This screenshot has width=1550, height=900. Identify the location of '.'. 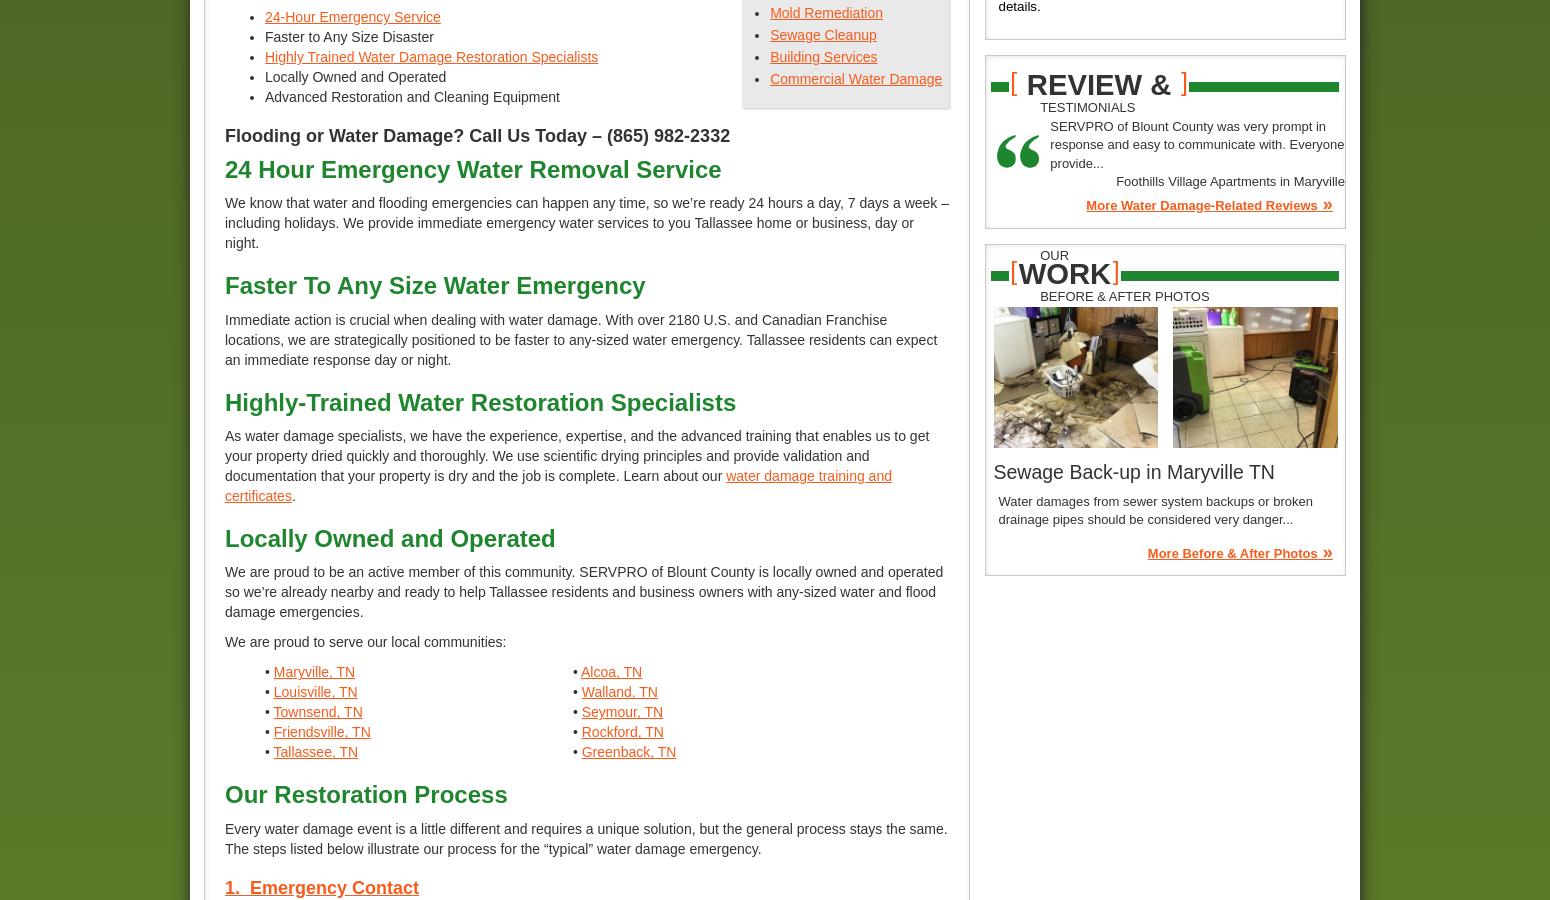
(292, 494).